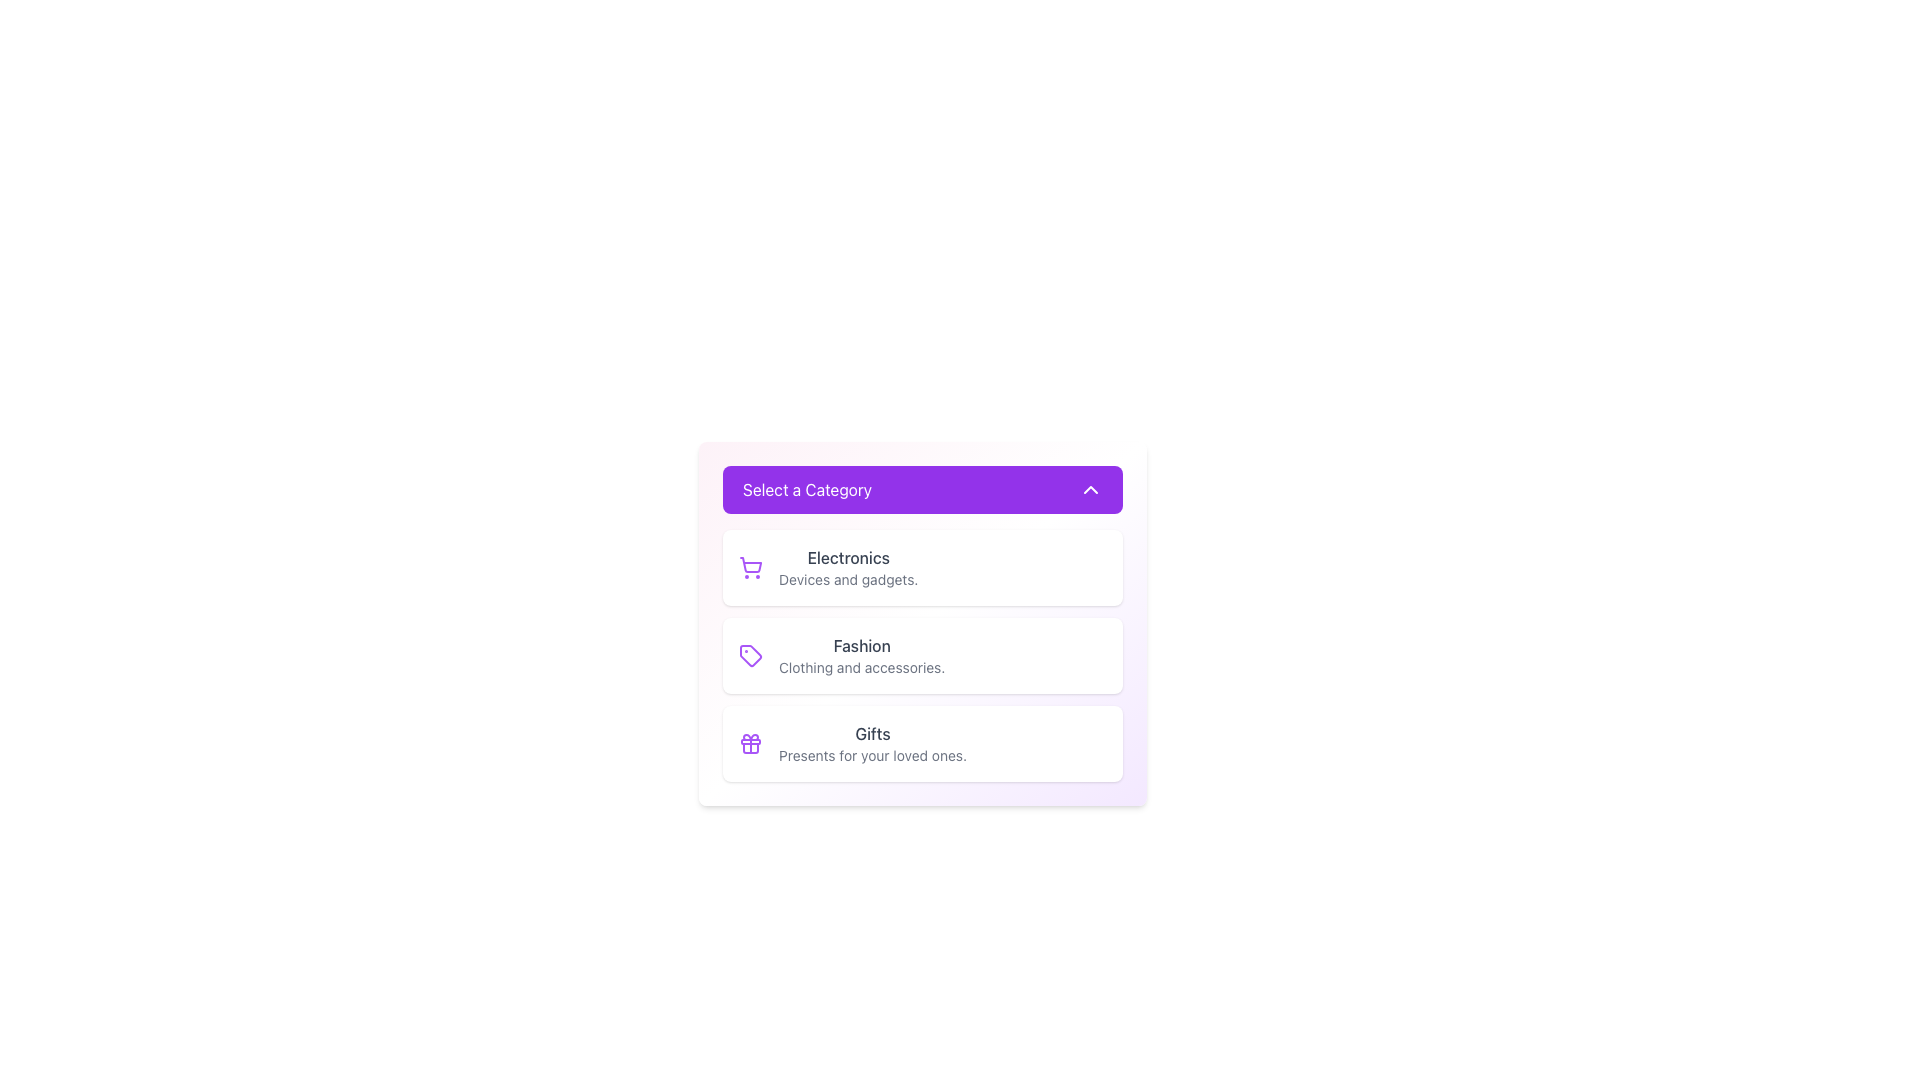  What do you see at coordinates (921, 744) in the screenshot?
I see `the third selectable card option in the 'Select a Category' list to change its background color` at bounding box center [921, 744].